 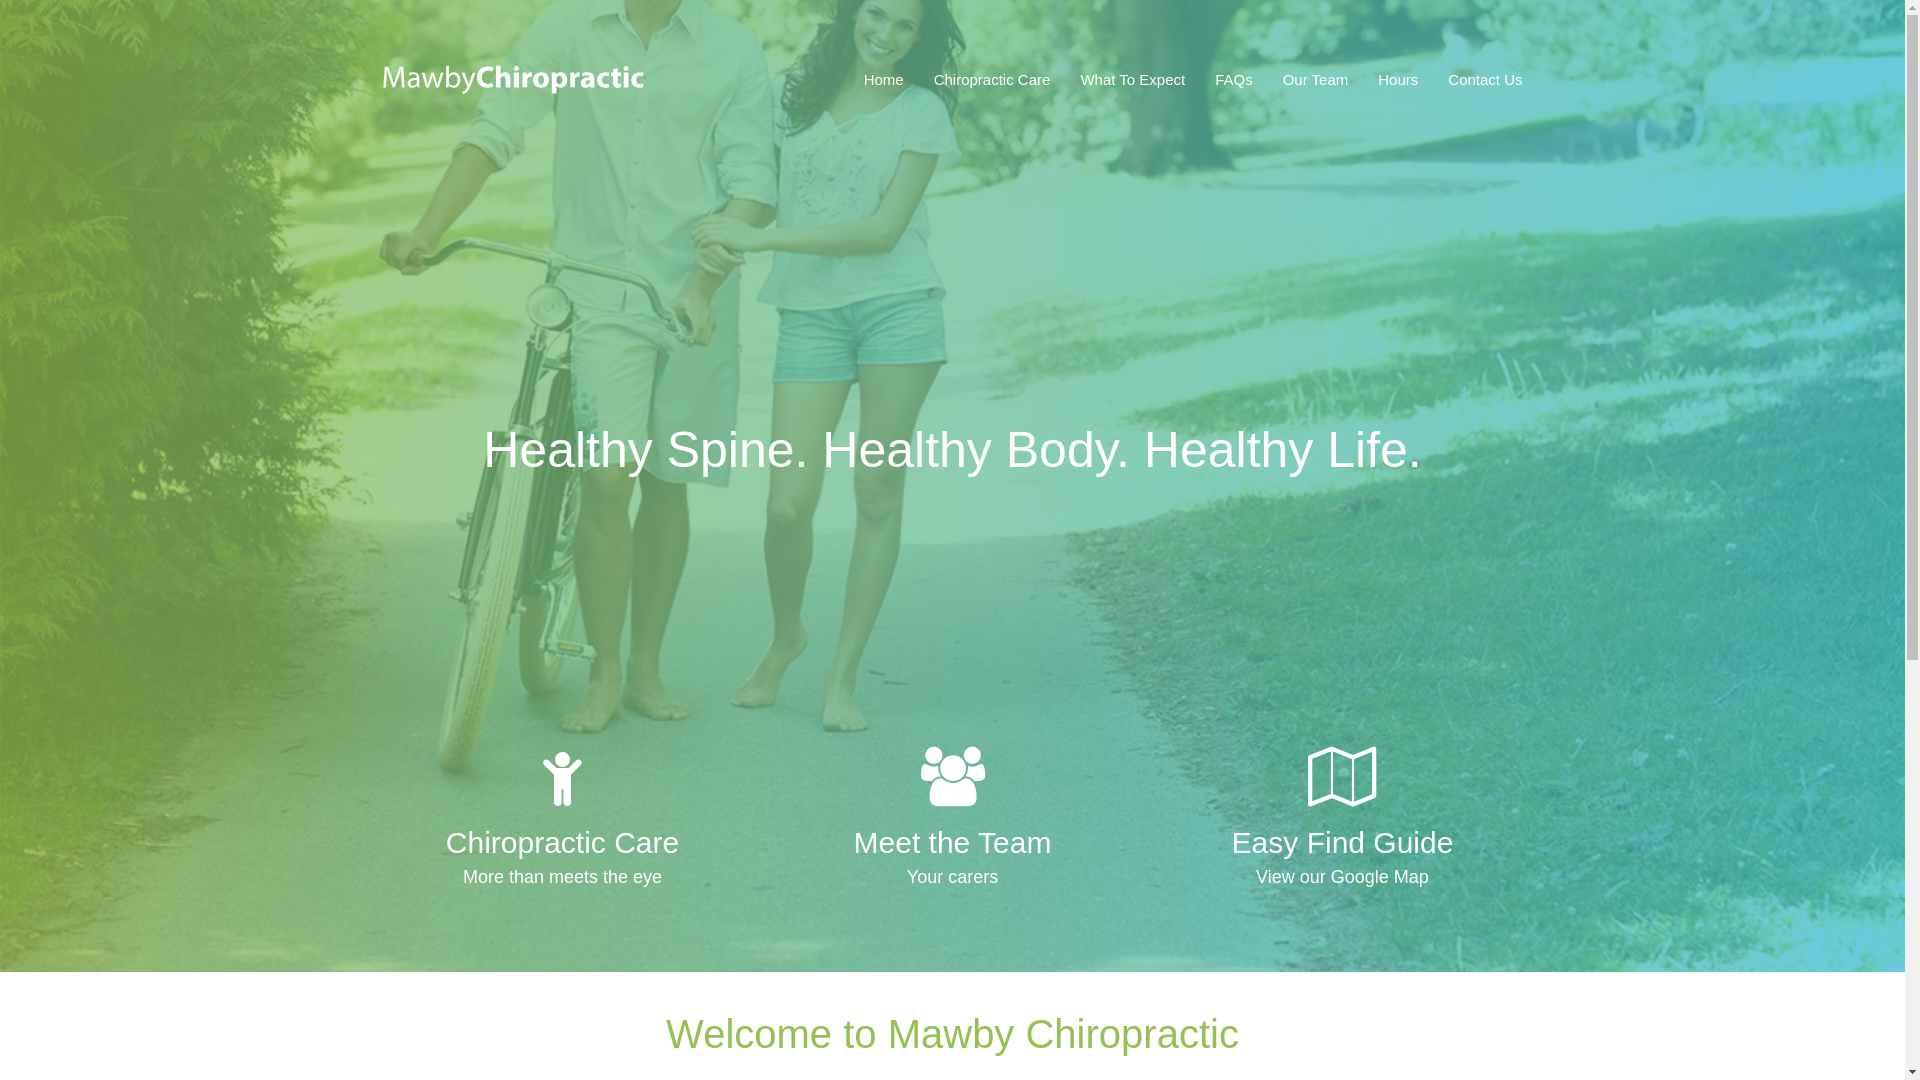 What do you see at coordinates (1477, 79) in the screenshot?
I see `'Contact Us'` at bounding box center [1477, 79].